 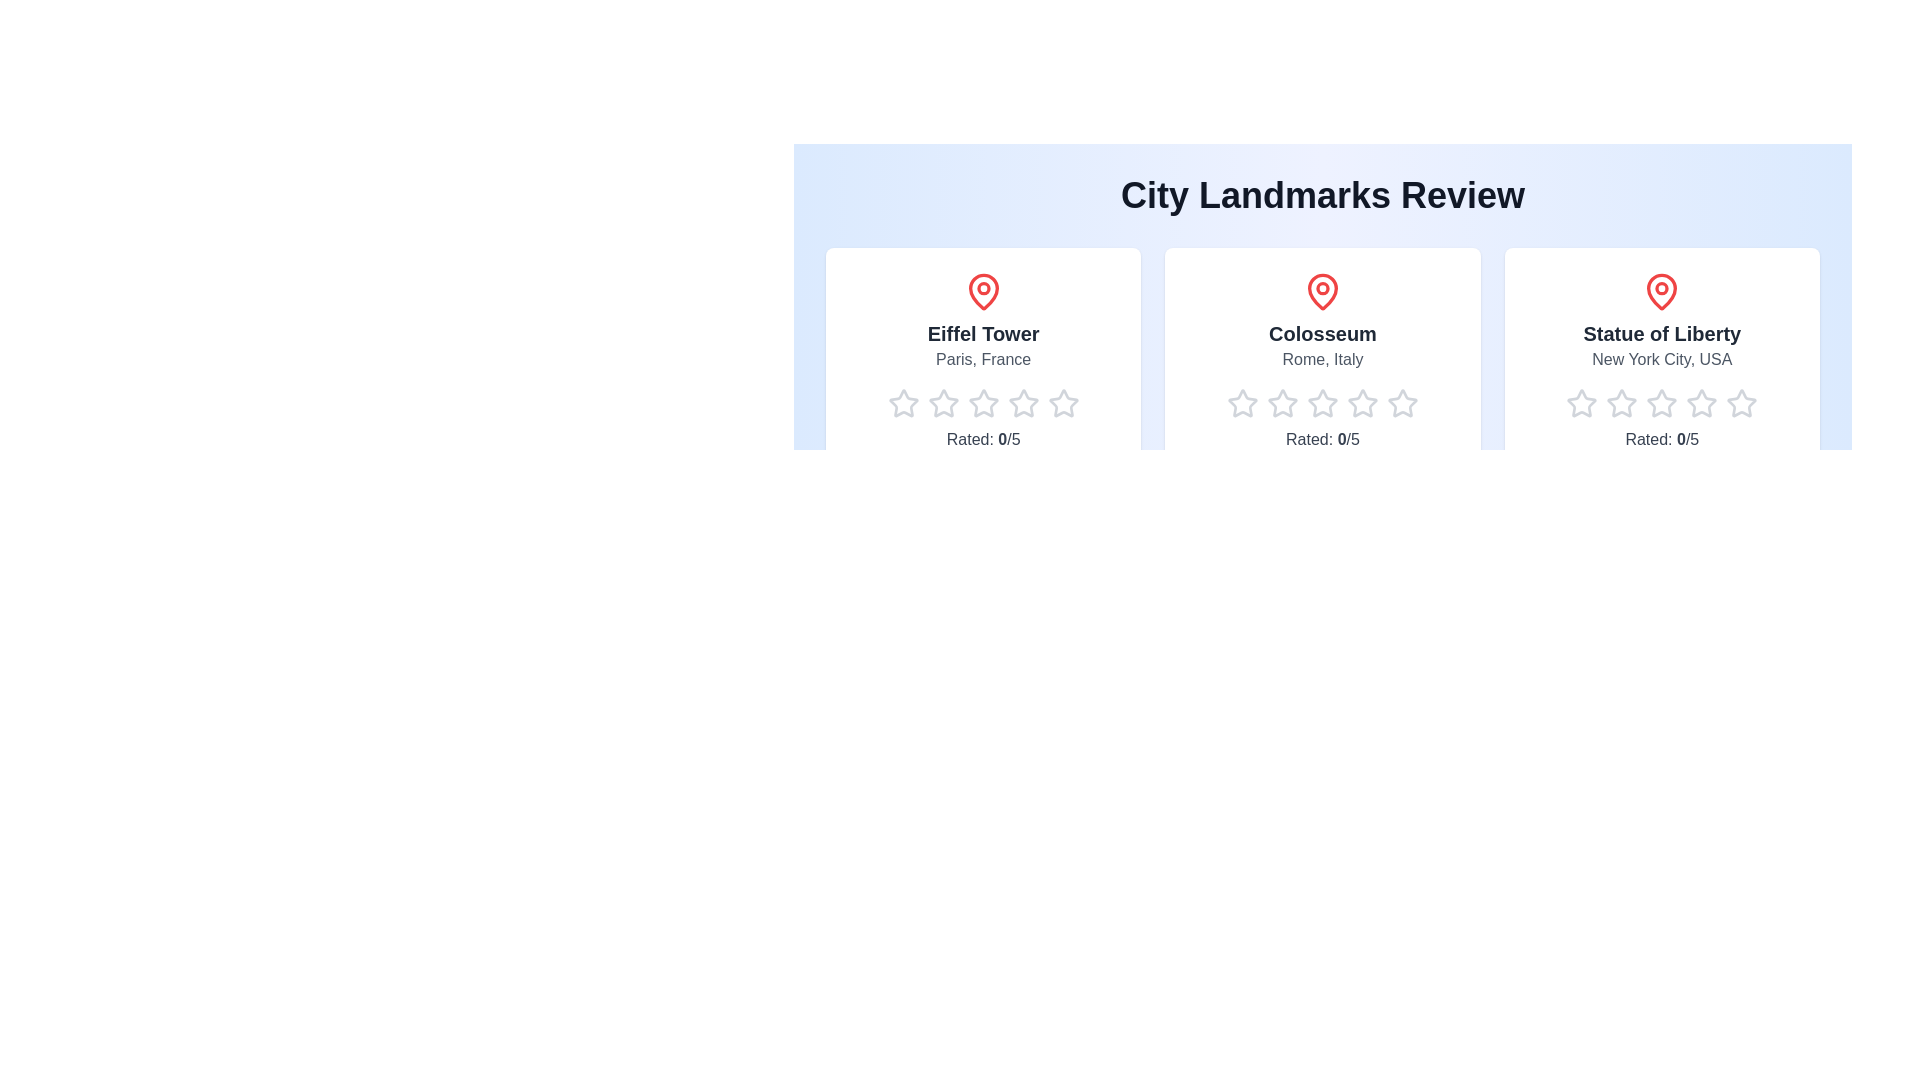 What do you see at coordinates (1046, 404) in the screenshot?
I see `the star corresponding to 5 for the landmark Eiffel Tower` at bounding box center [1046, 404].